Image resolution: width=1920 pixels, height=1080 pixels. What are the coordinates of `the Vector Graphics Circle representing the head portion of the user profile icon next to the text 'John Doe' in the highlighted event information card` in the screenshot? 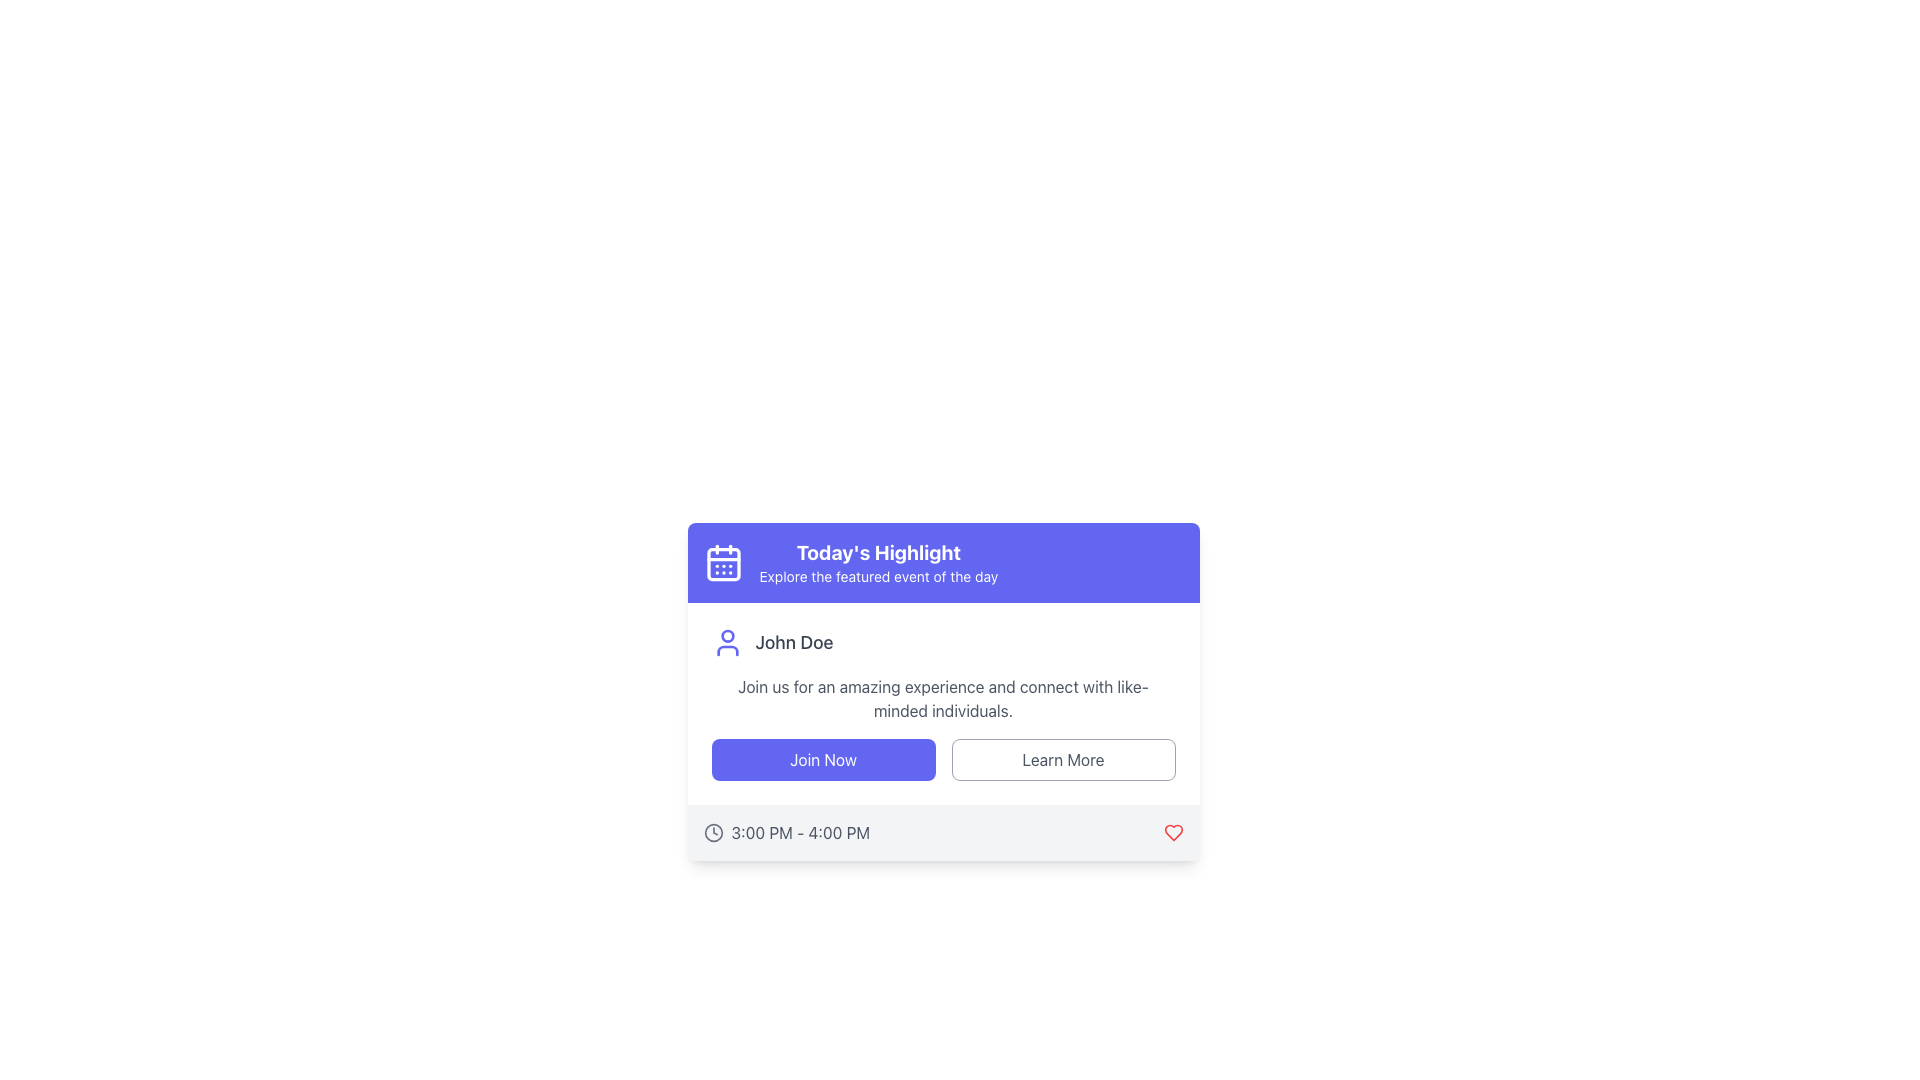 It's located at (726, 636).